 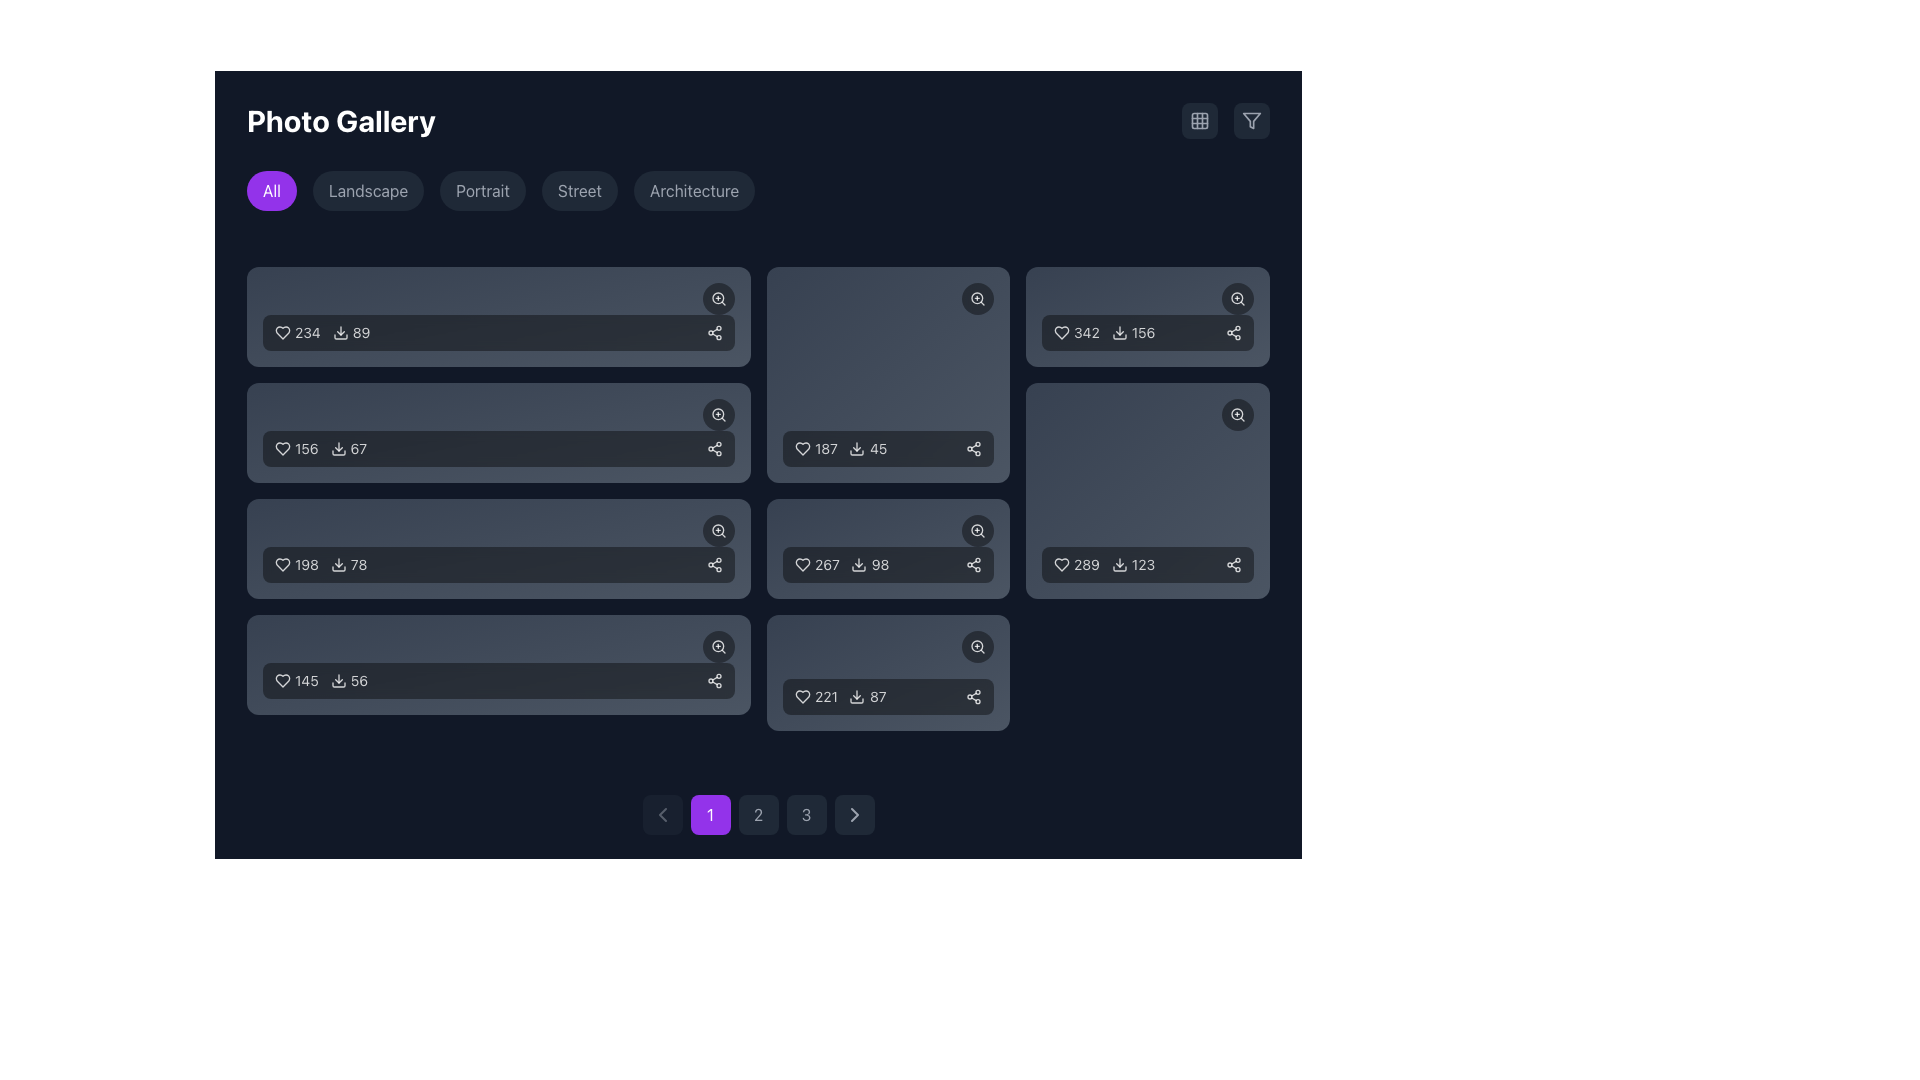 What do you see at coordinates (1061, 564) in the screenshot?
I see `the heart-shaped icon representing the 'like' symbol` at bounding box center [1061, 564].